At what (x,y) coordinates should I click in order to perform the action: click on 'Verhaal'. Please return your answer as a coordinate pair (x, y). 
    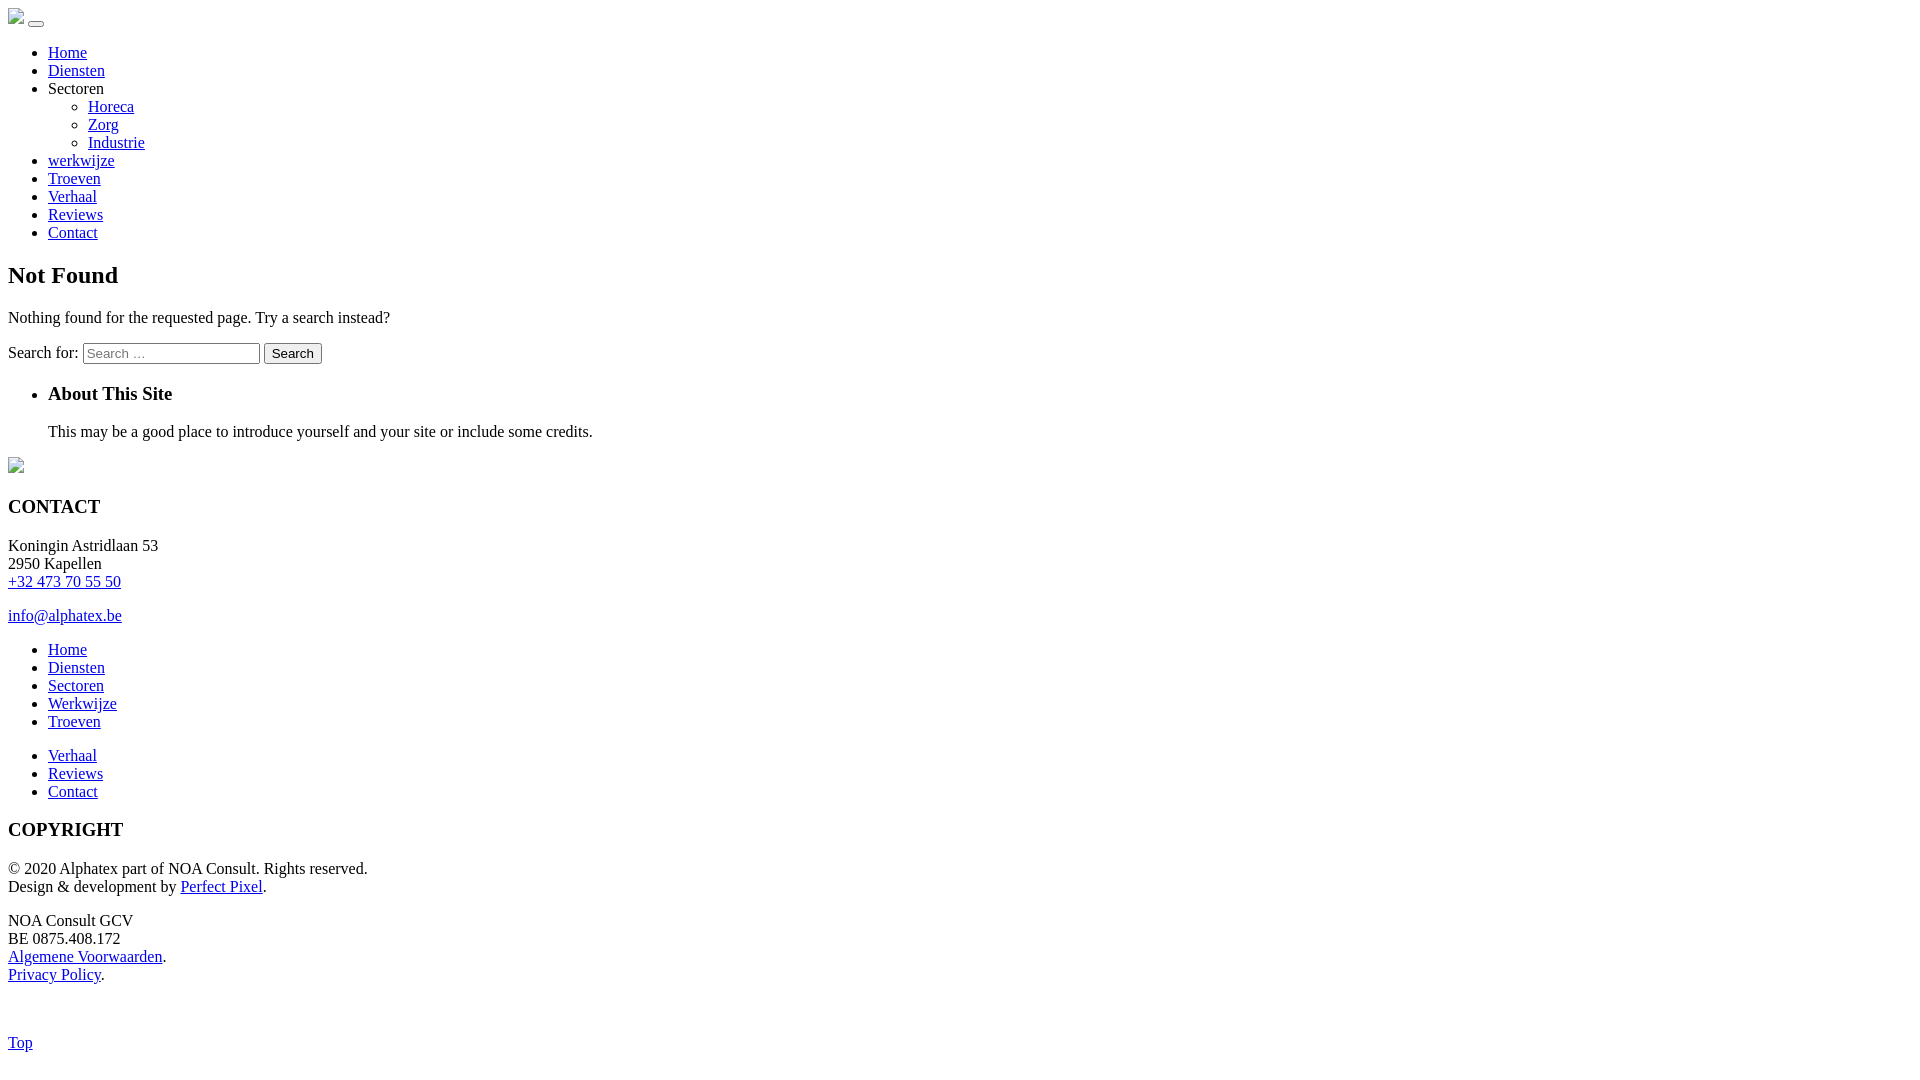
    Looking at the image, I should click on (72, 196).